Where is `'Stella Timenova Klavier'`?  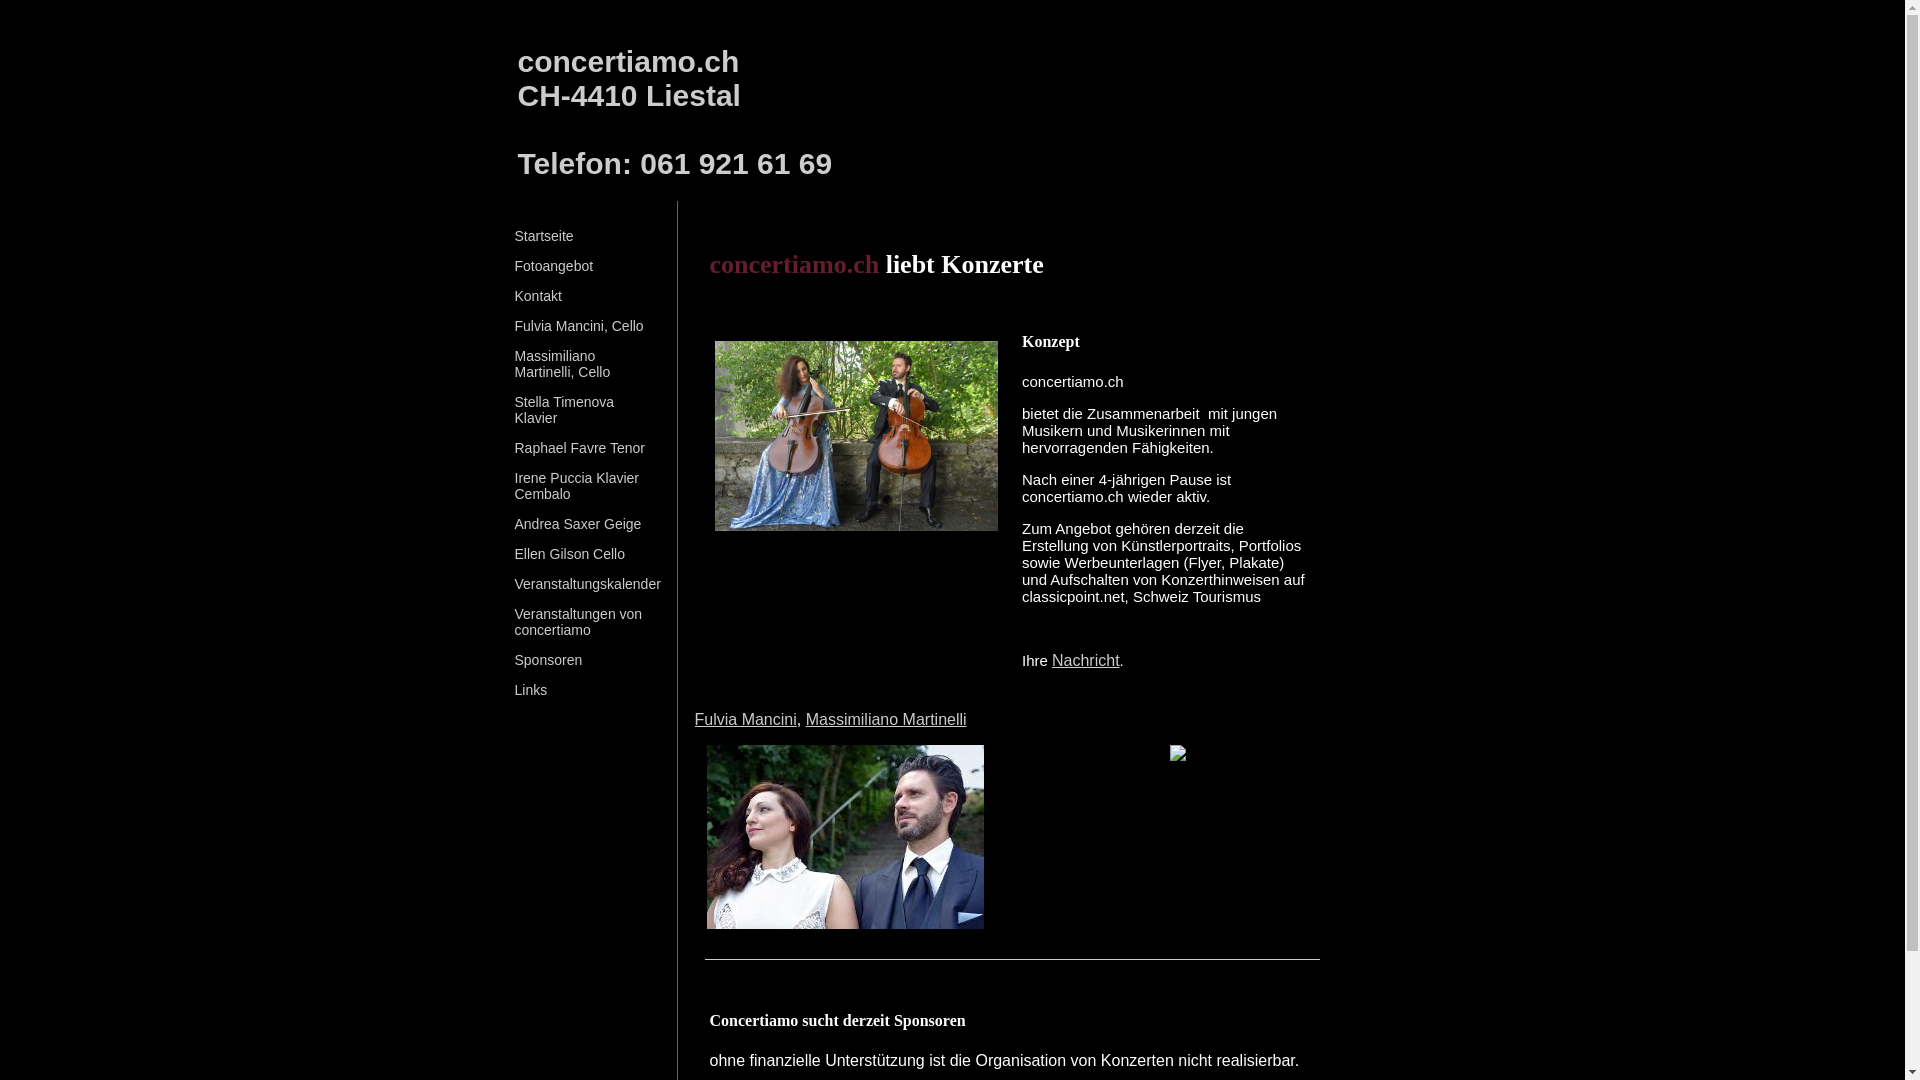
'Stella Timenova Klavier' is located at coordinates (562, 415).